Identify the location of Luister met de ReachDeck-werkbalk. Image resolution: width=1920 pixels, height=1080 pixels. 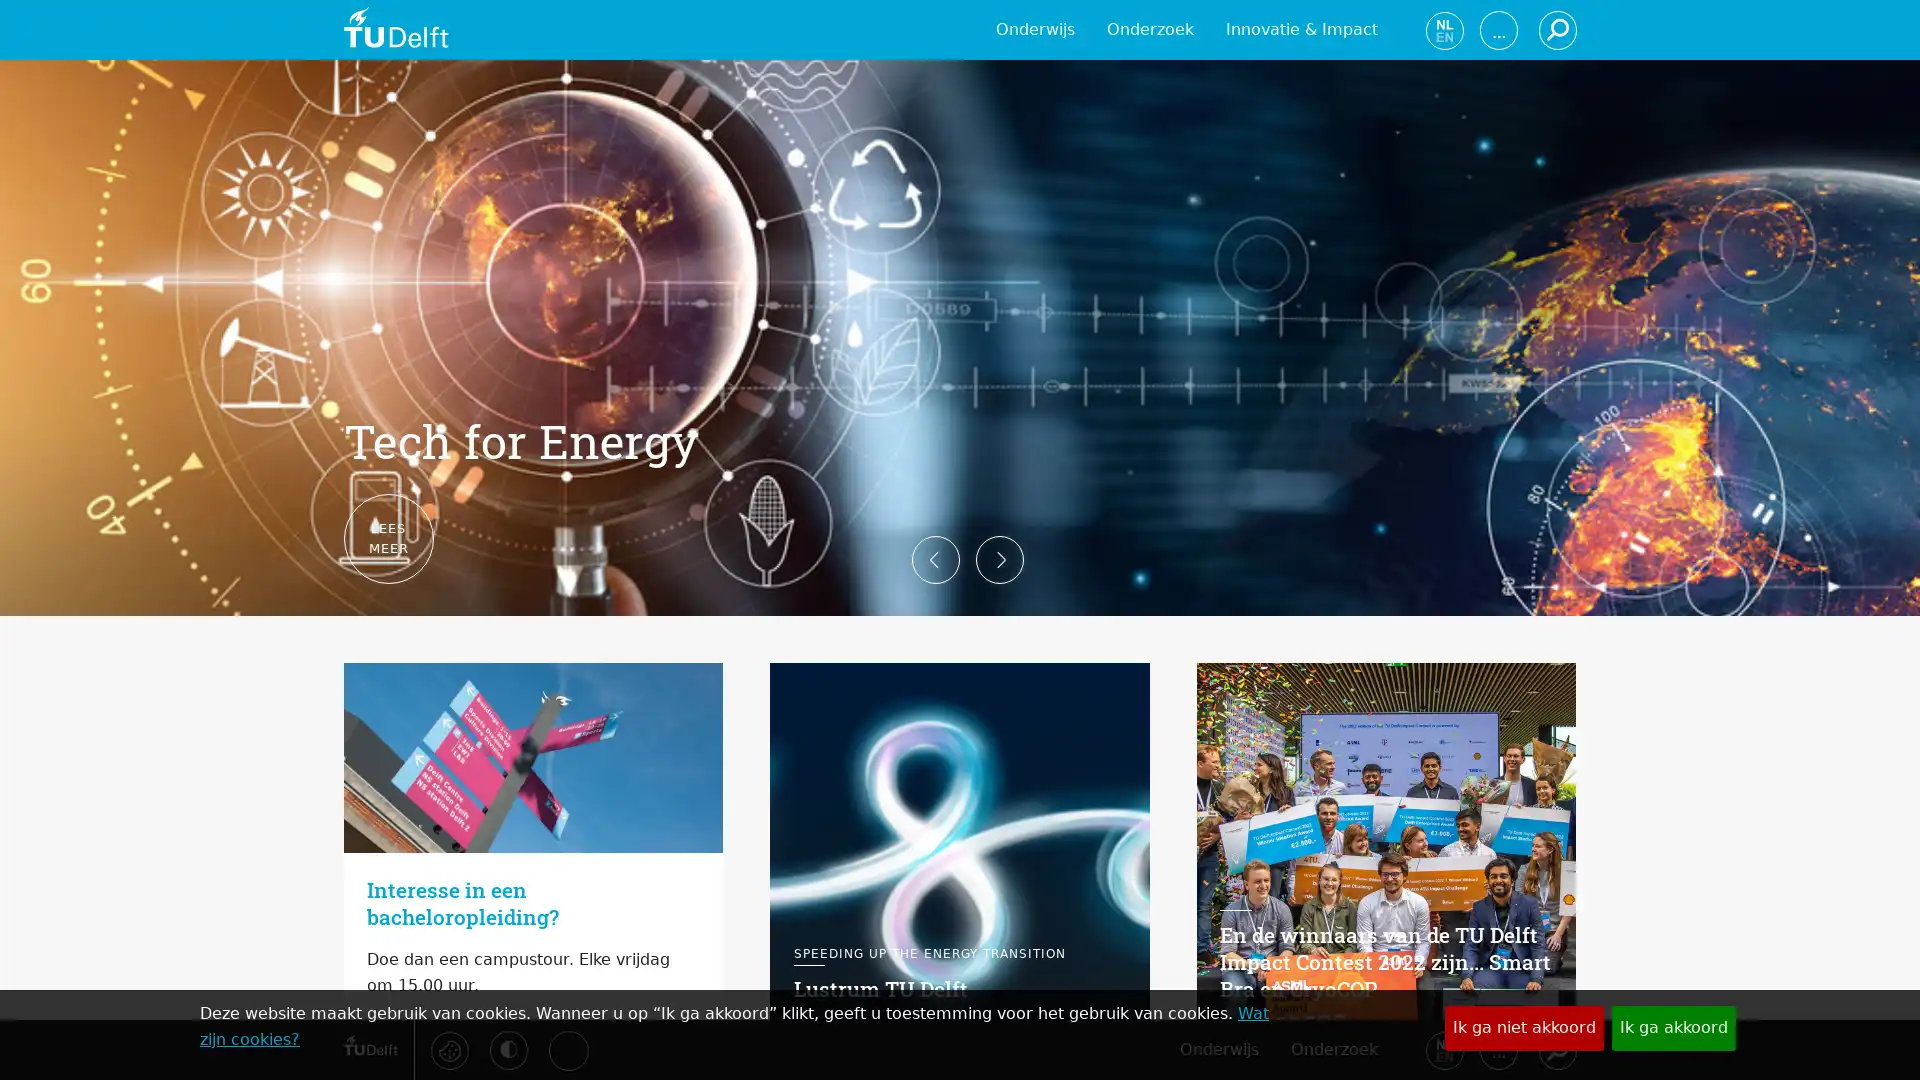
(566, 1049).